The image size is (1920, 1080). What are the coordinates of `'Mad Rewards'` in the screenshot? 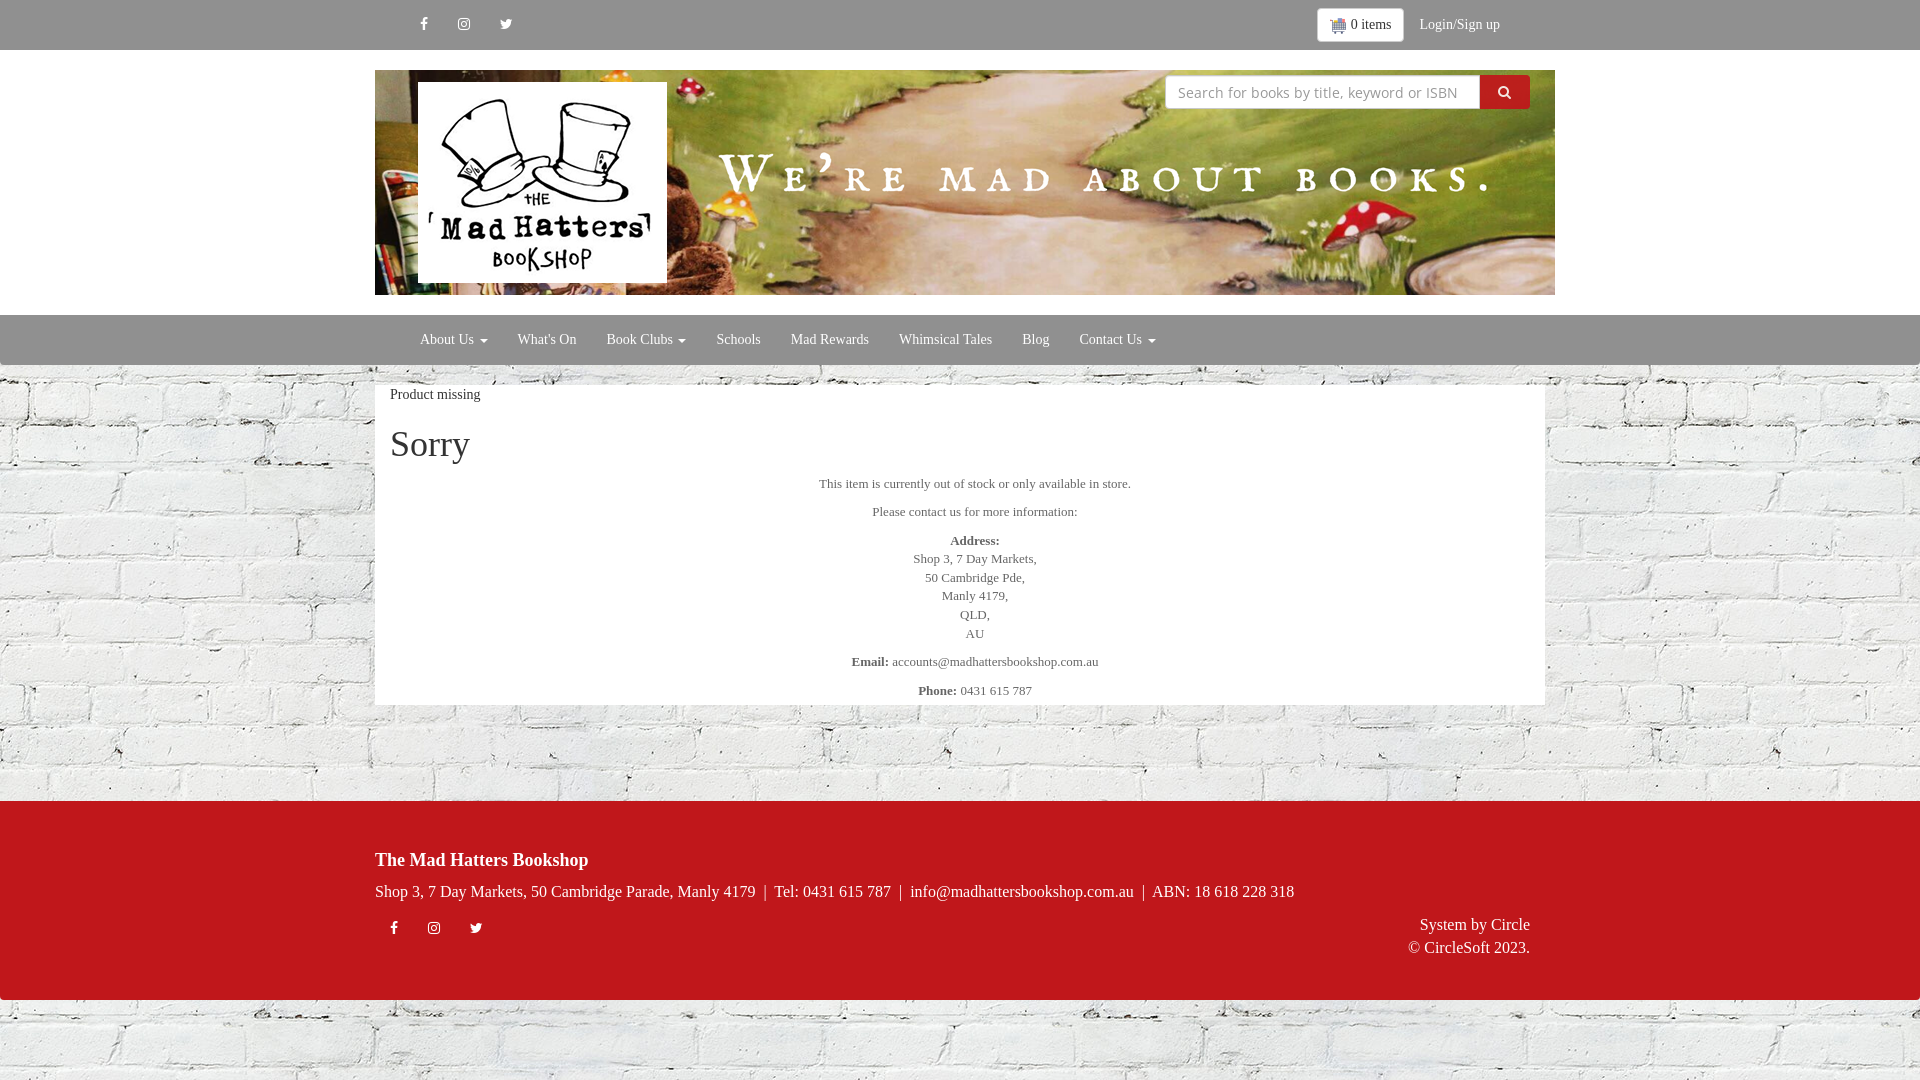 It's located at (830, 338).